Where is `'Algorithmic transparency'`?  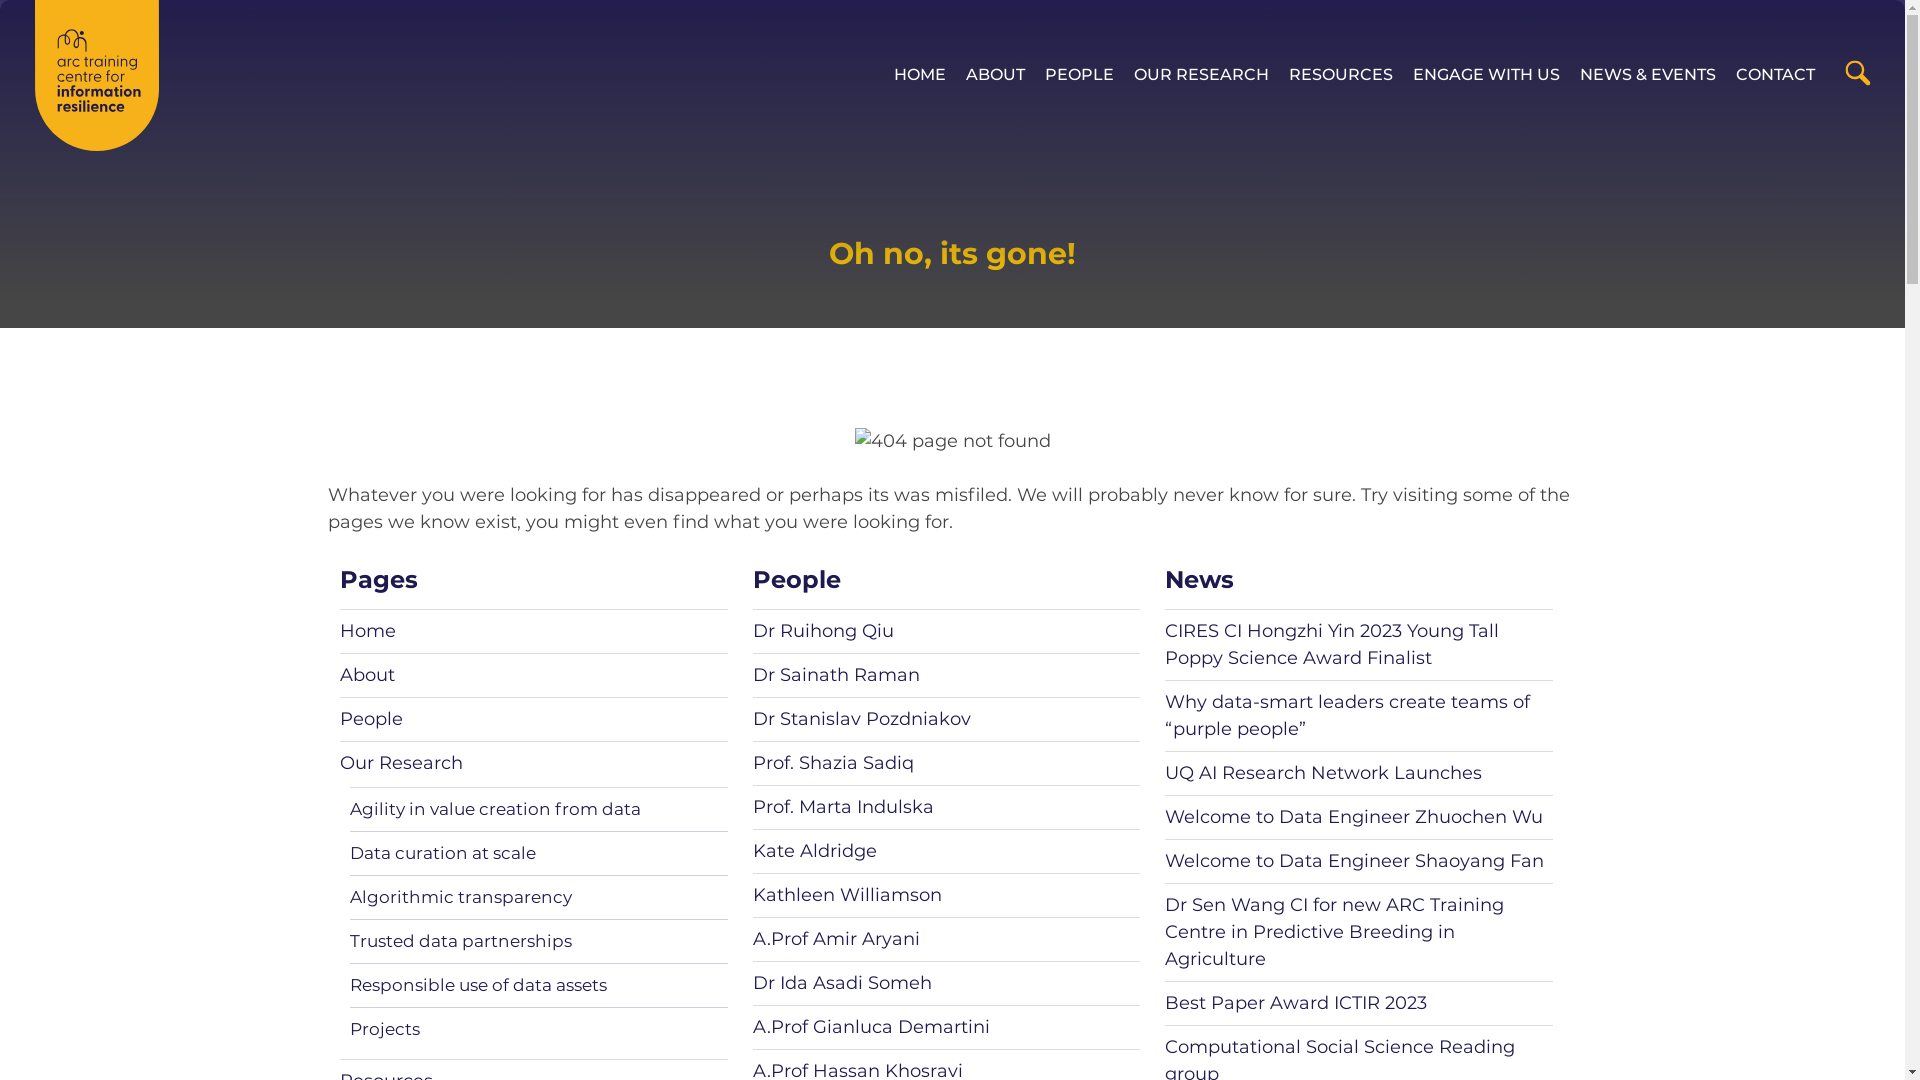
'Algorithmic transparency' is located at coordinates (459, 896).